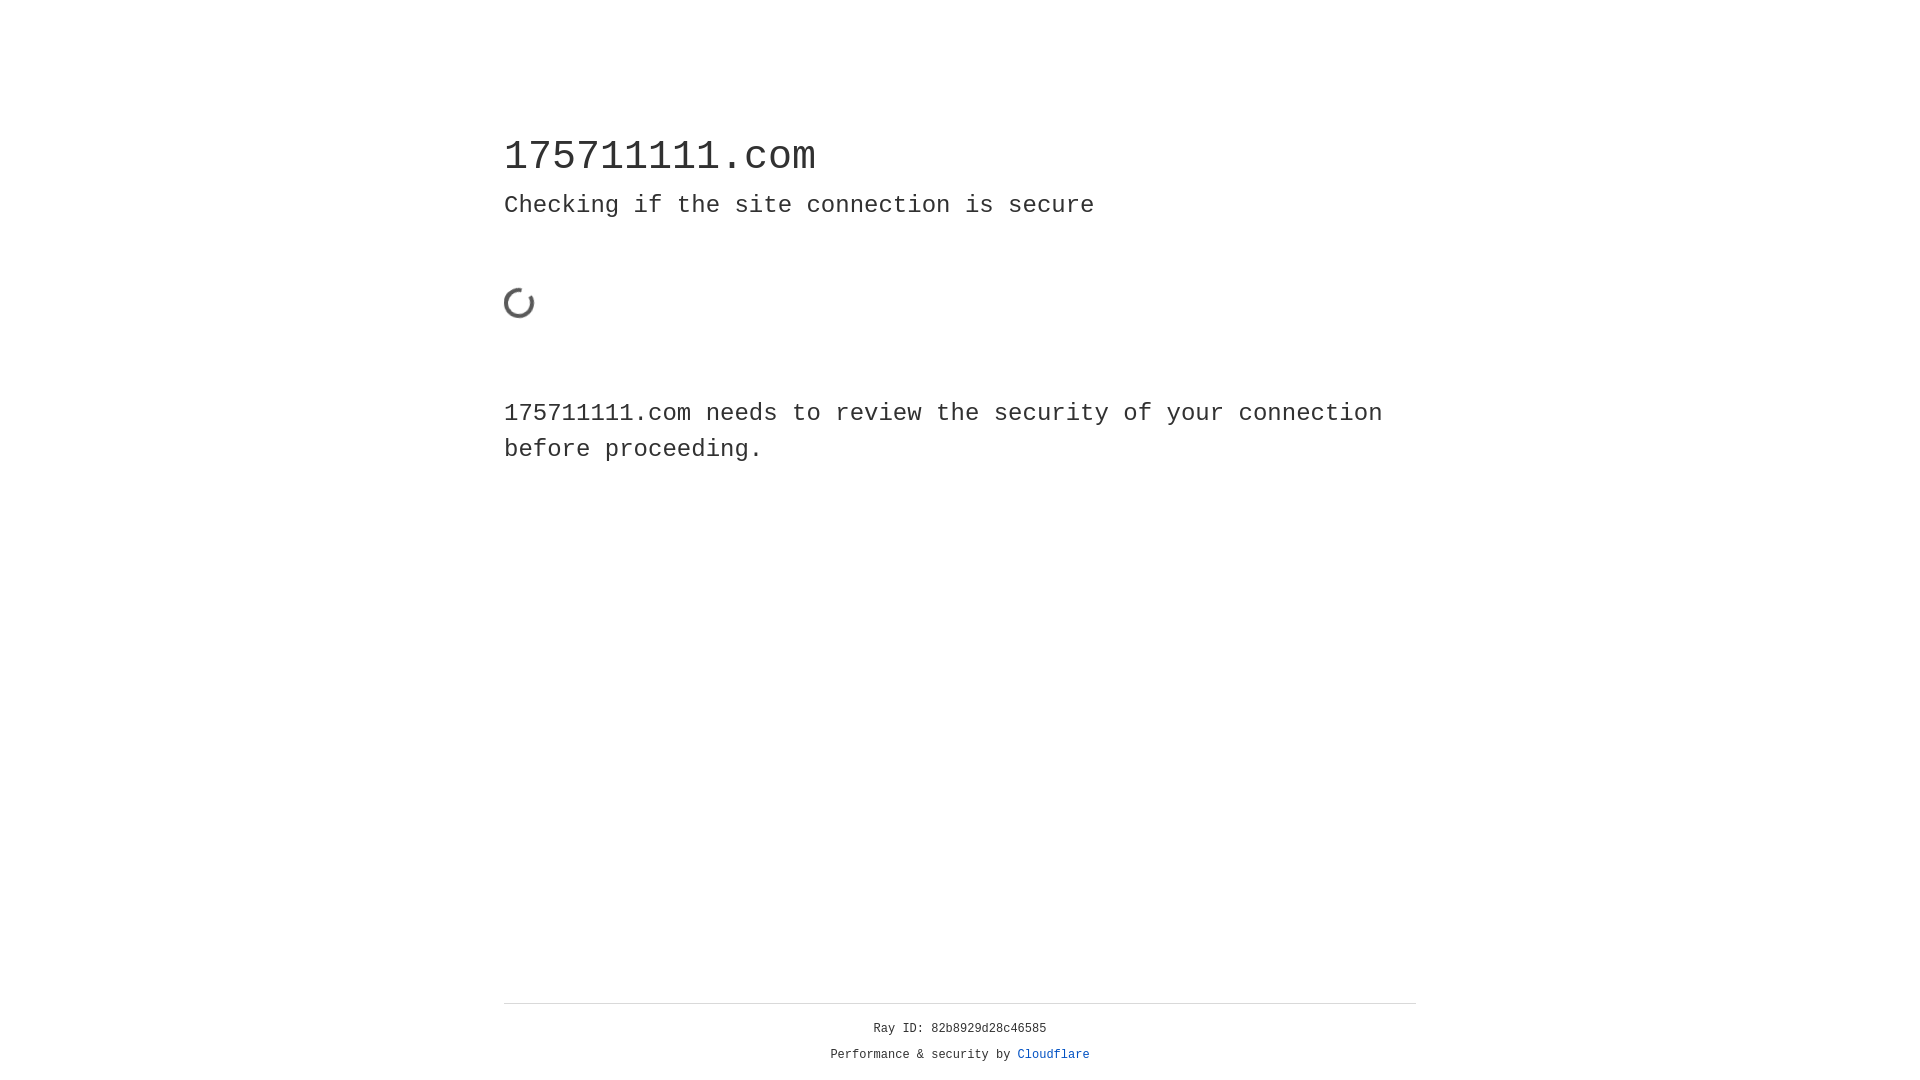  I want to click on 'Cloudflare', so click(1053, 1054).